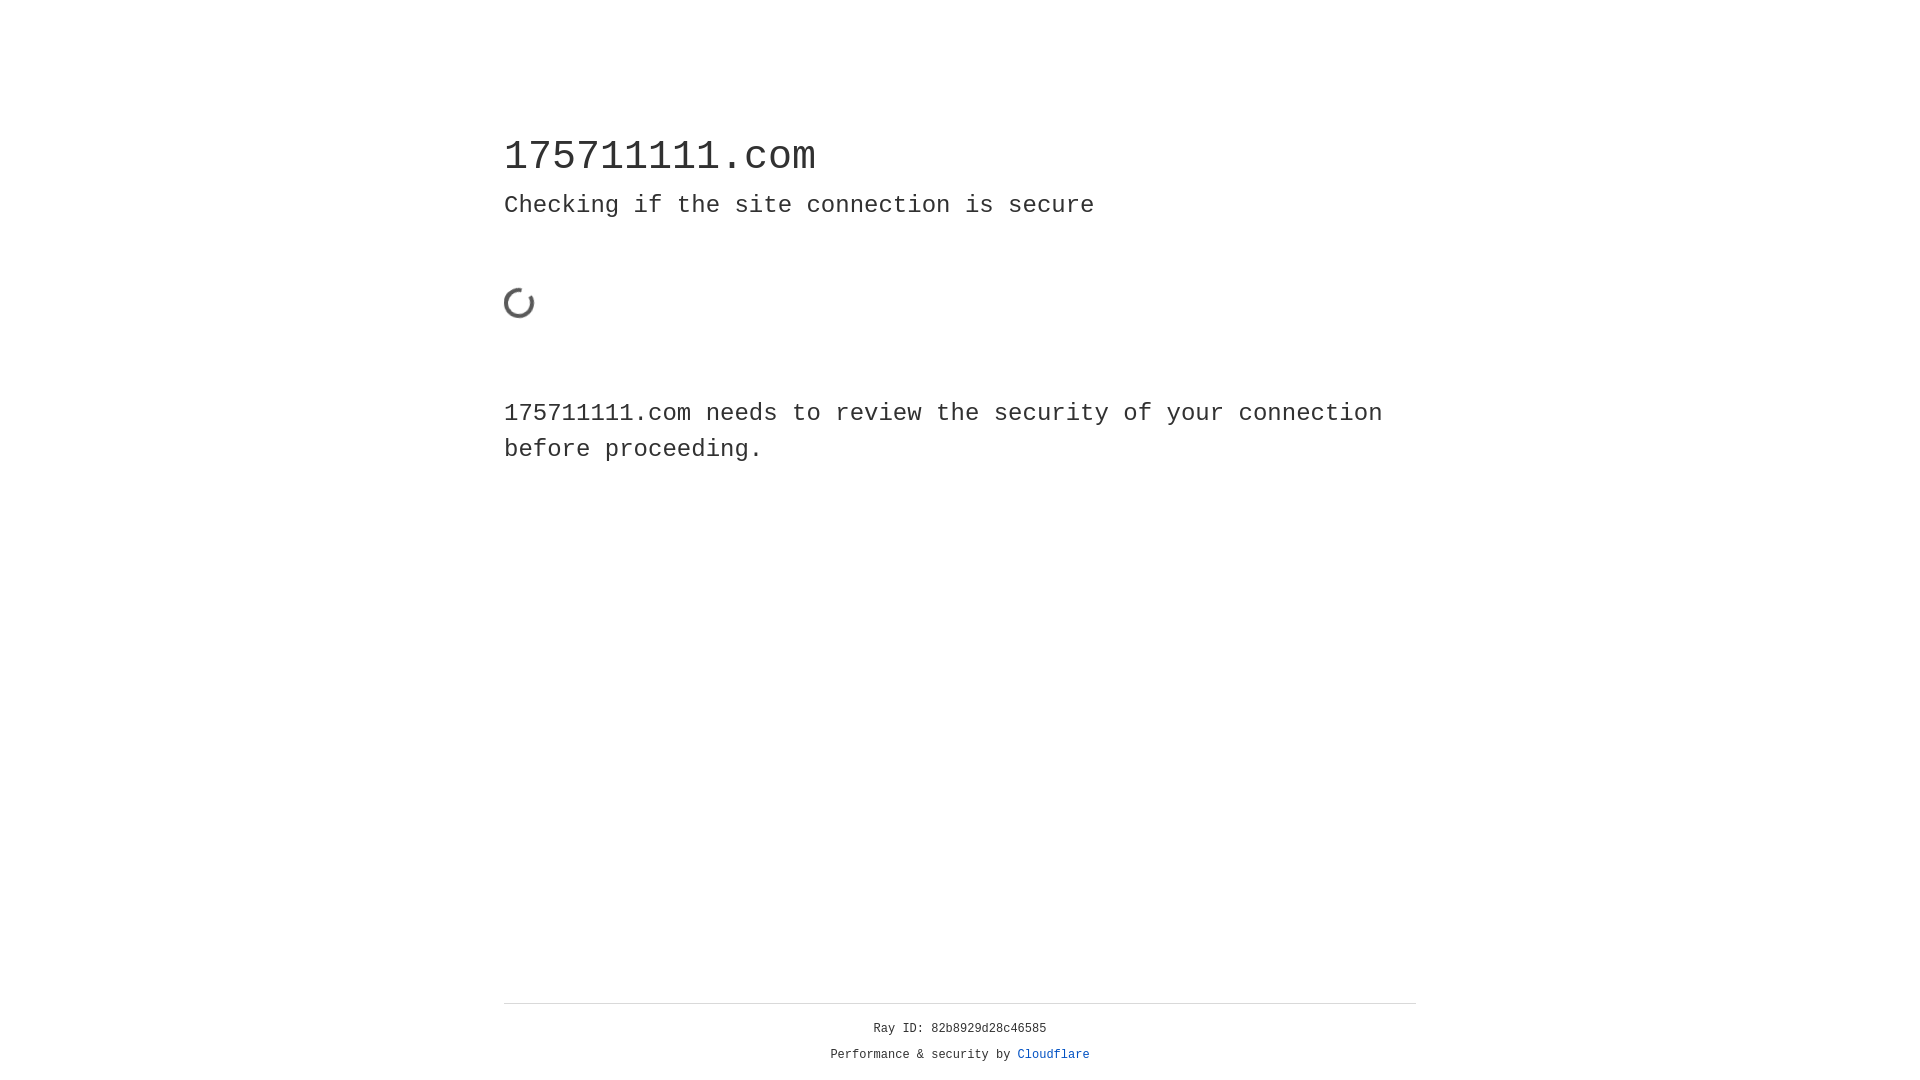  I want to click on 'Cloudflare', so click(1053, 1054).